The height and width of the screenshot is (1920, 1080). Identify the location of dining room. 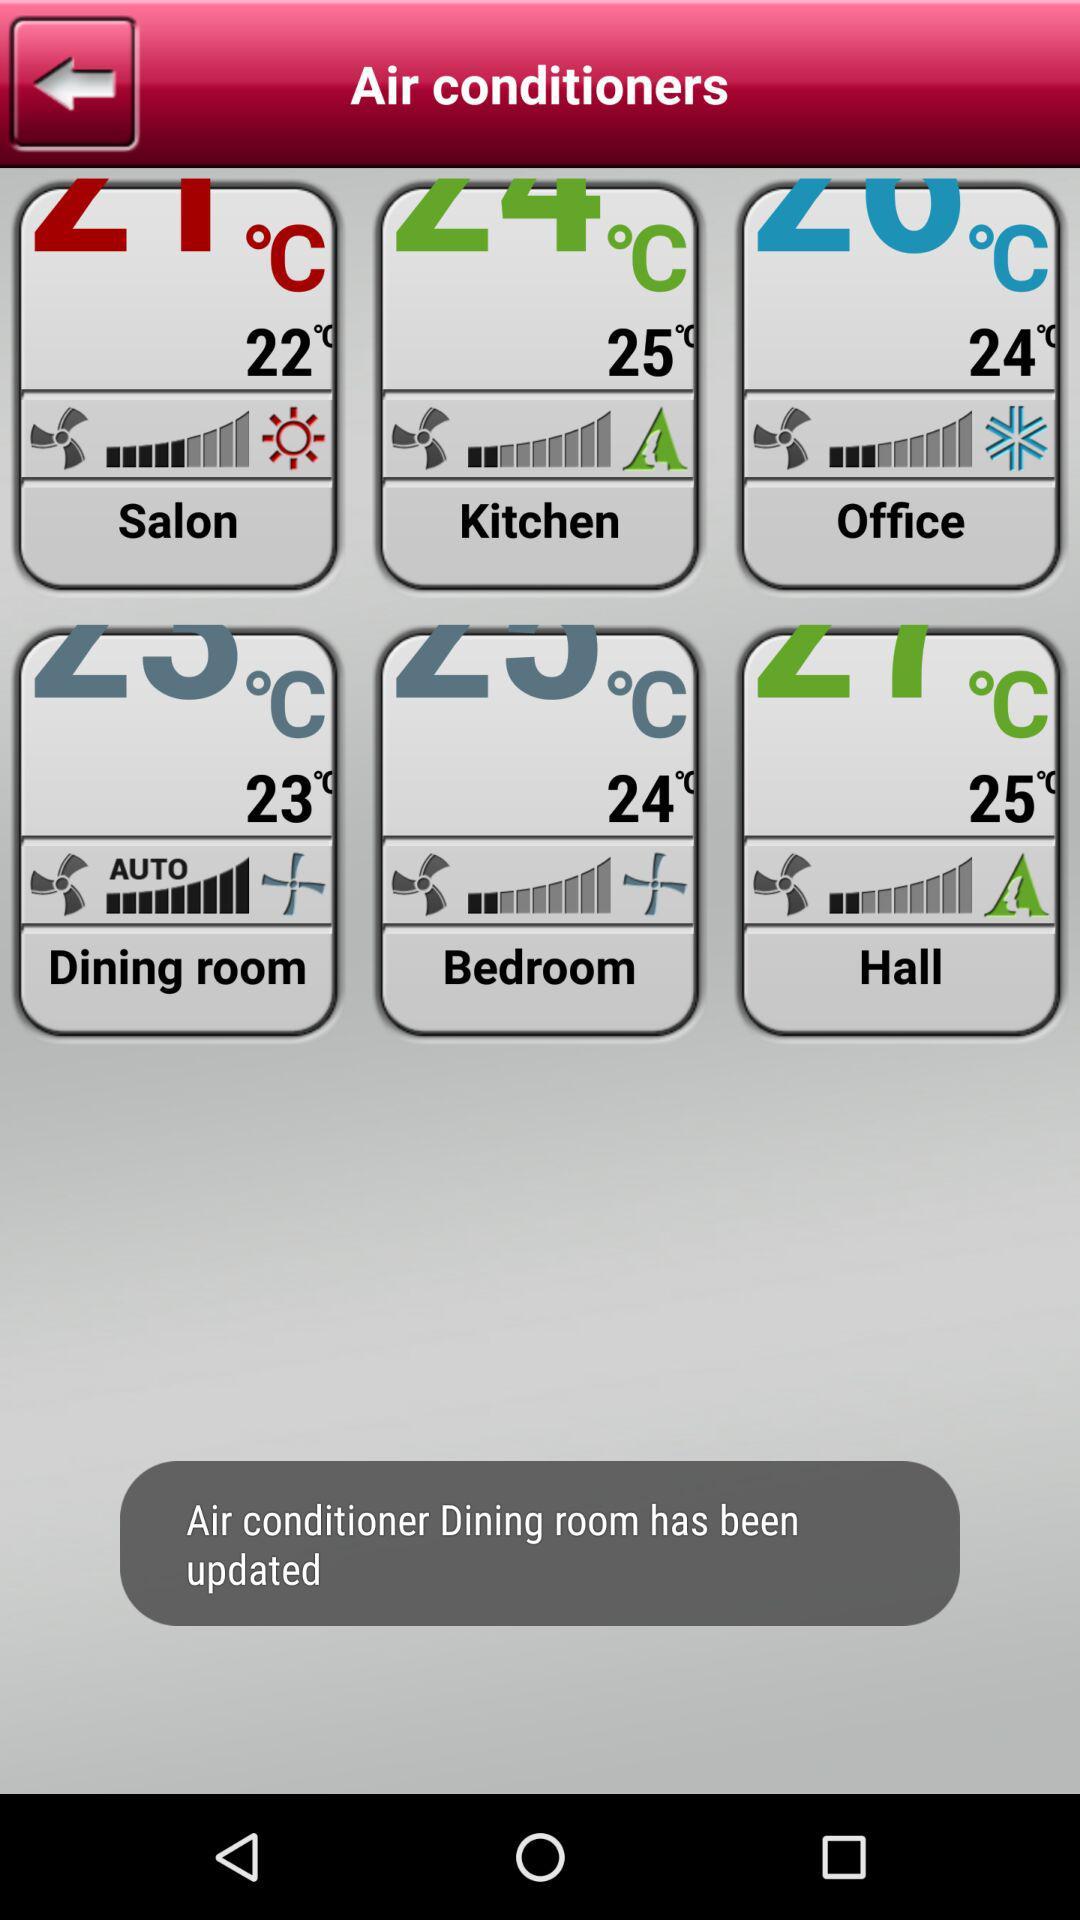
(177, 834).